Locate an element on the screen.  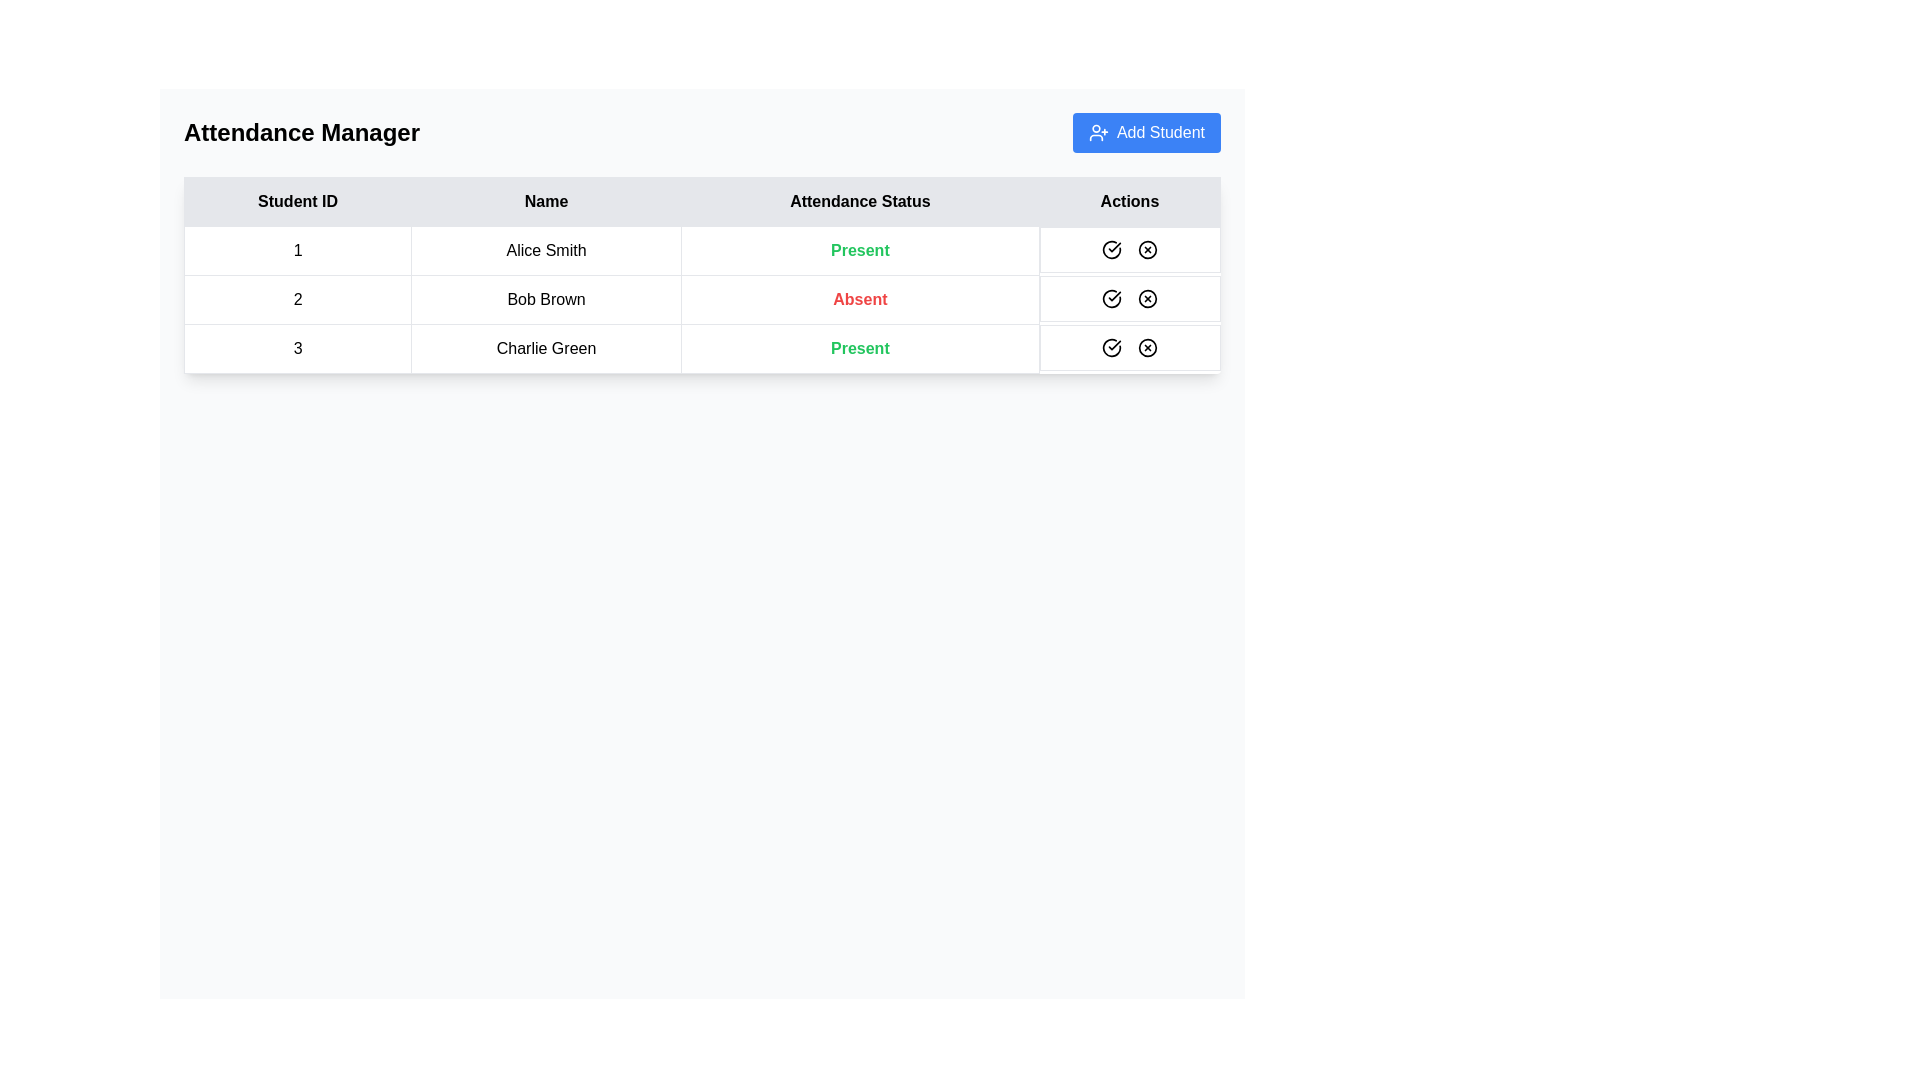
the Circle element that represents a decorative outline of the delete or cancel action icon in the 'Actions' column of the first row in the attendance table is located at coordinates (1148, 249).